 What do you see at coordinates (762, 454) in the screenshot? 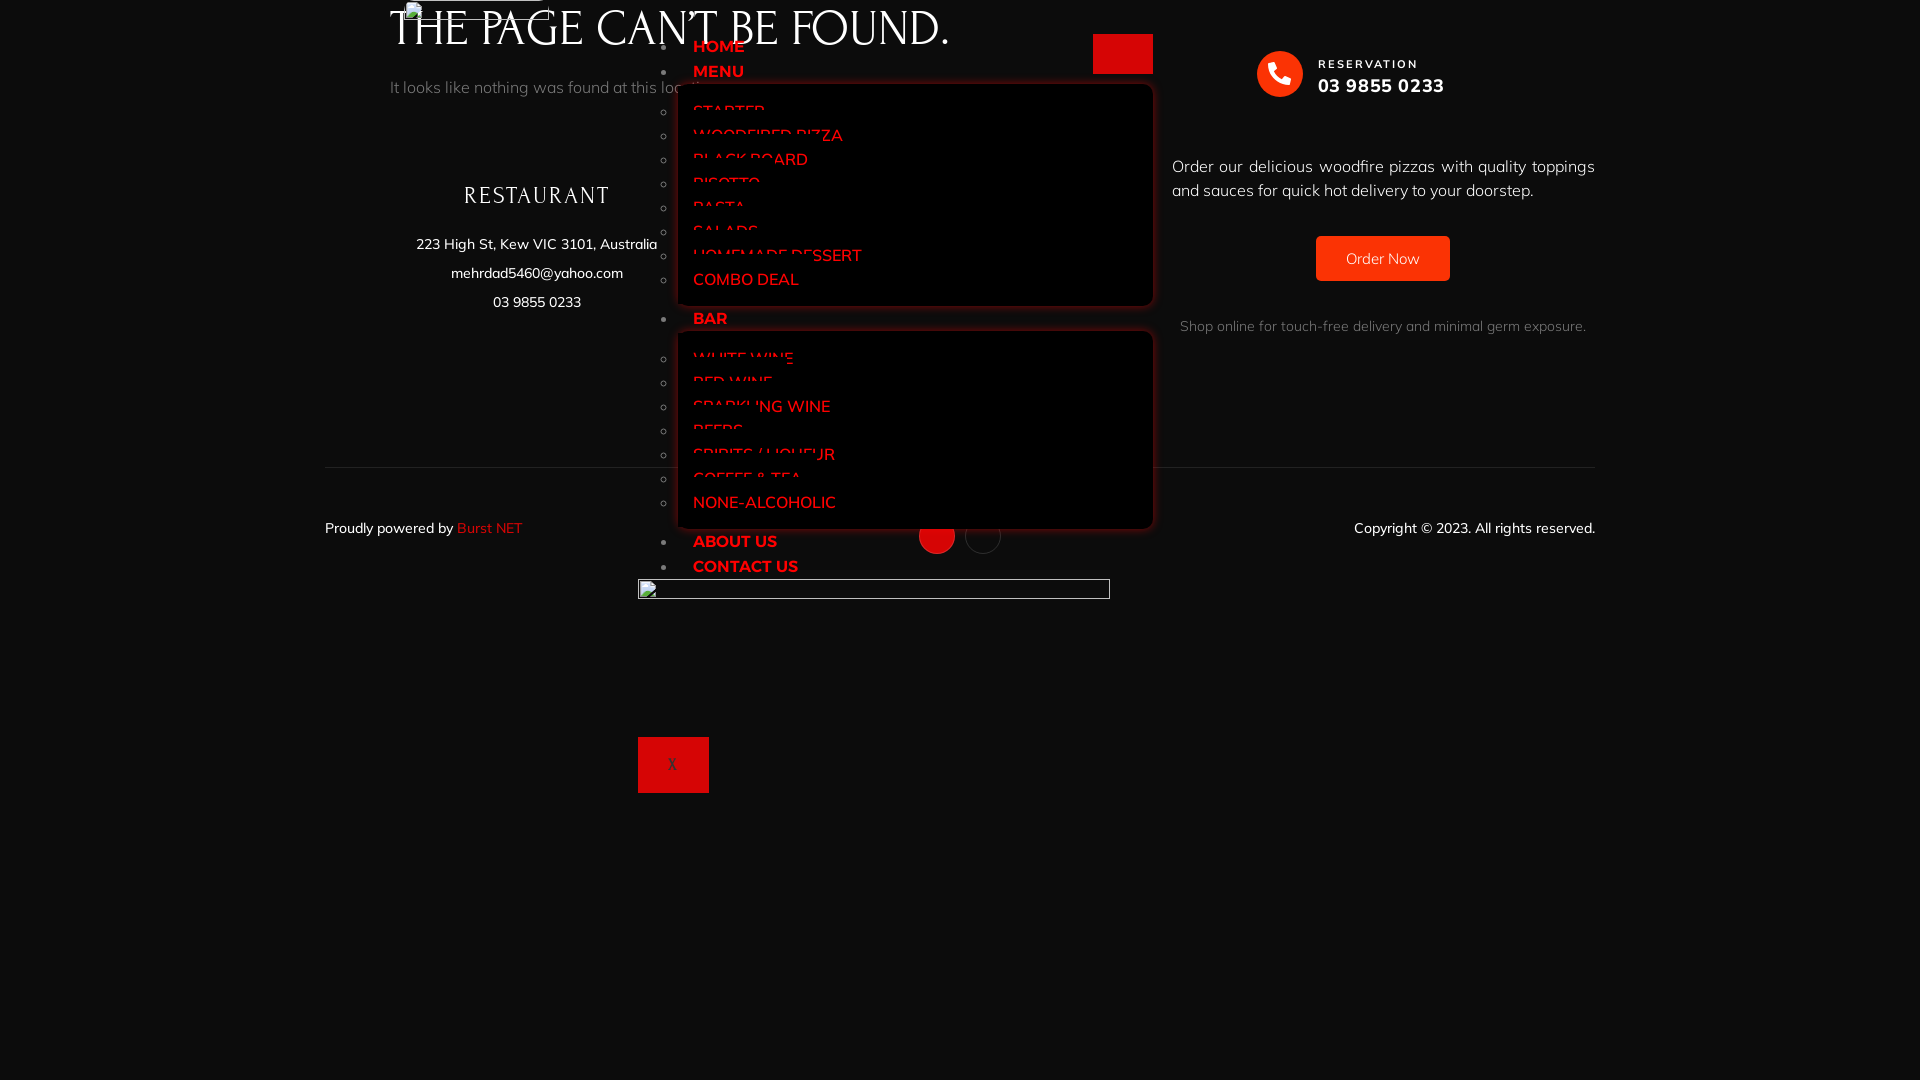
I see `'SPIRITS / LIQUEUR'` at bounding box center [762, 454].